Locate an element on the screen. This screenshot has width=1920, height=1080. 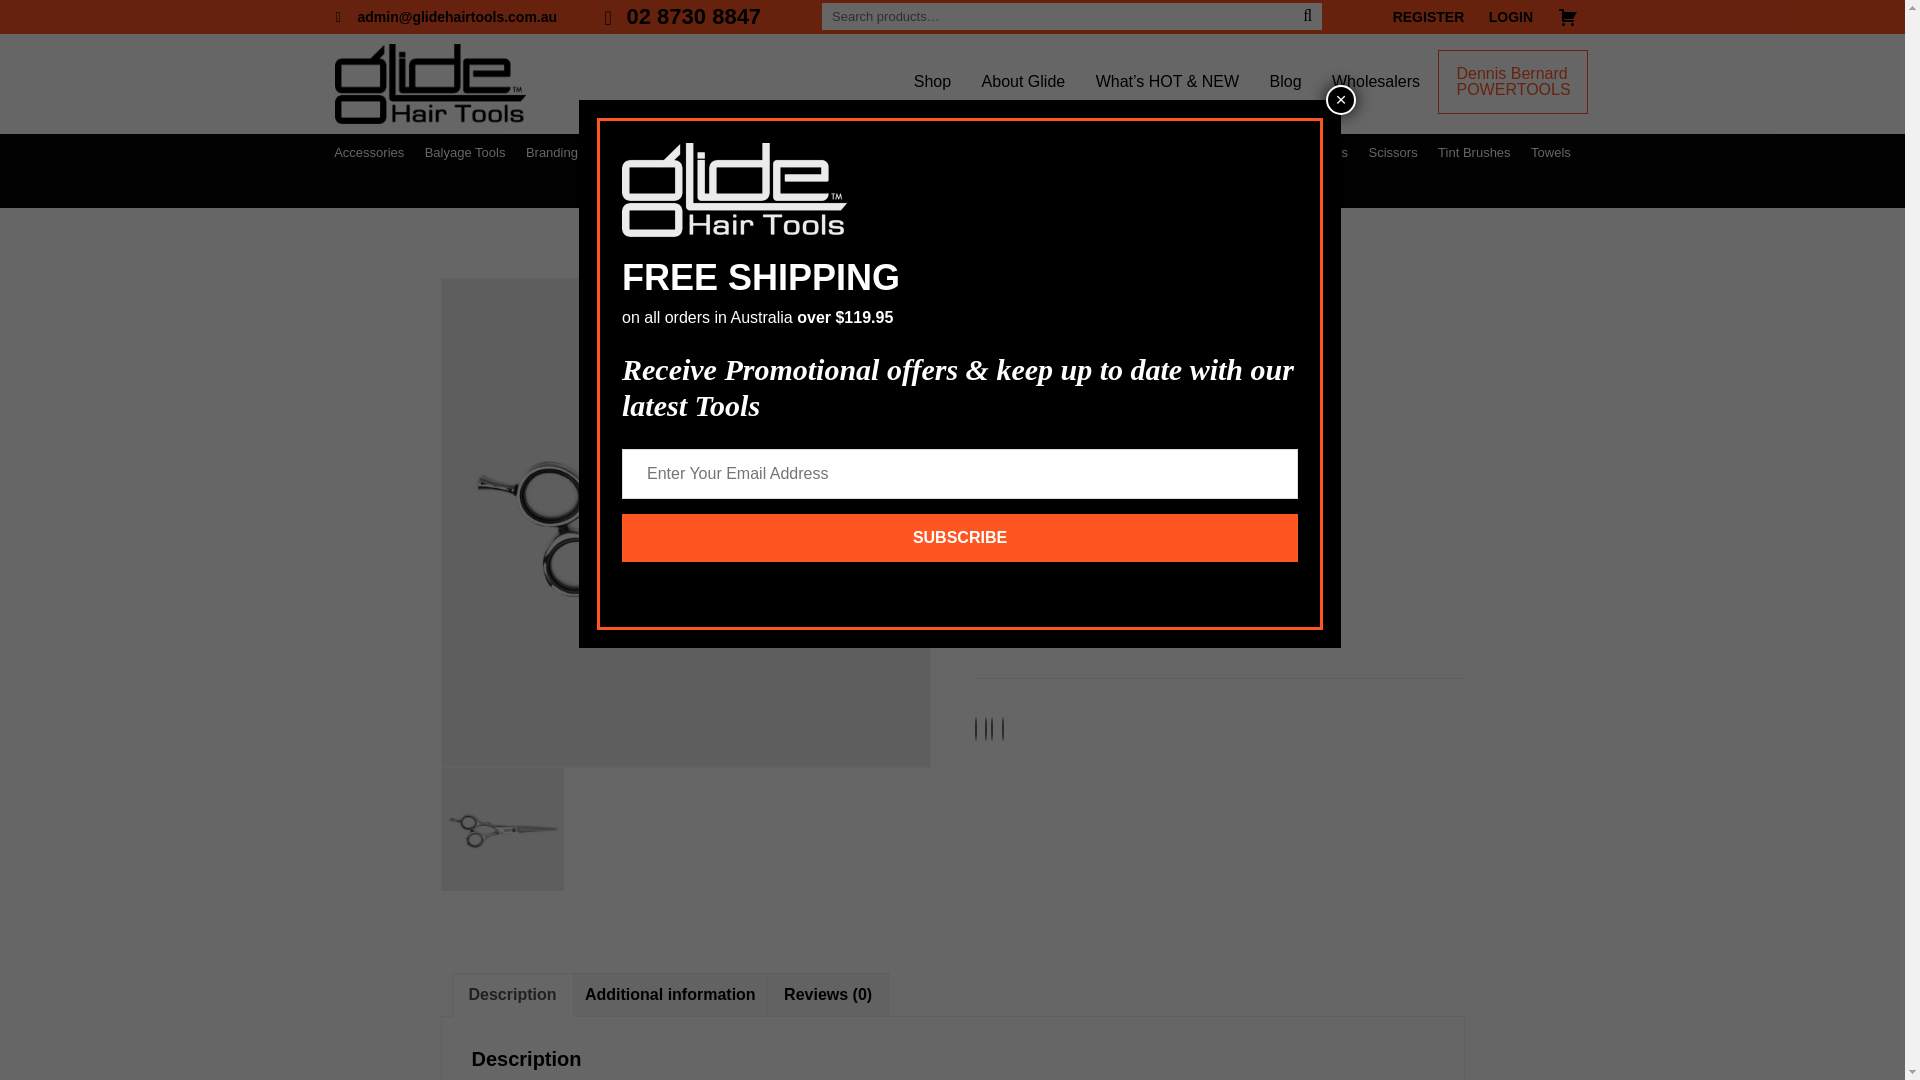
'Dennis Bernard POWERTOOLS' is located at coordinates (1512, 80).